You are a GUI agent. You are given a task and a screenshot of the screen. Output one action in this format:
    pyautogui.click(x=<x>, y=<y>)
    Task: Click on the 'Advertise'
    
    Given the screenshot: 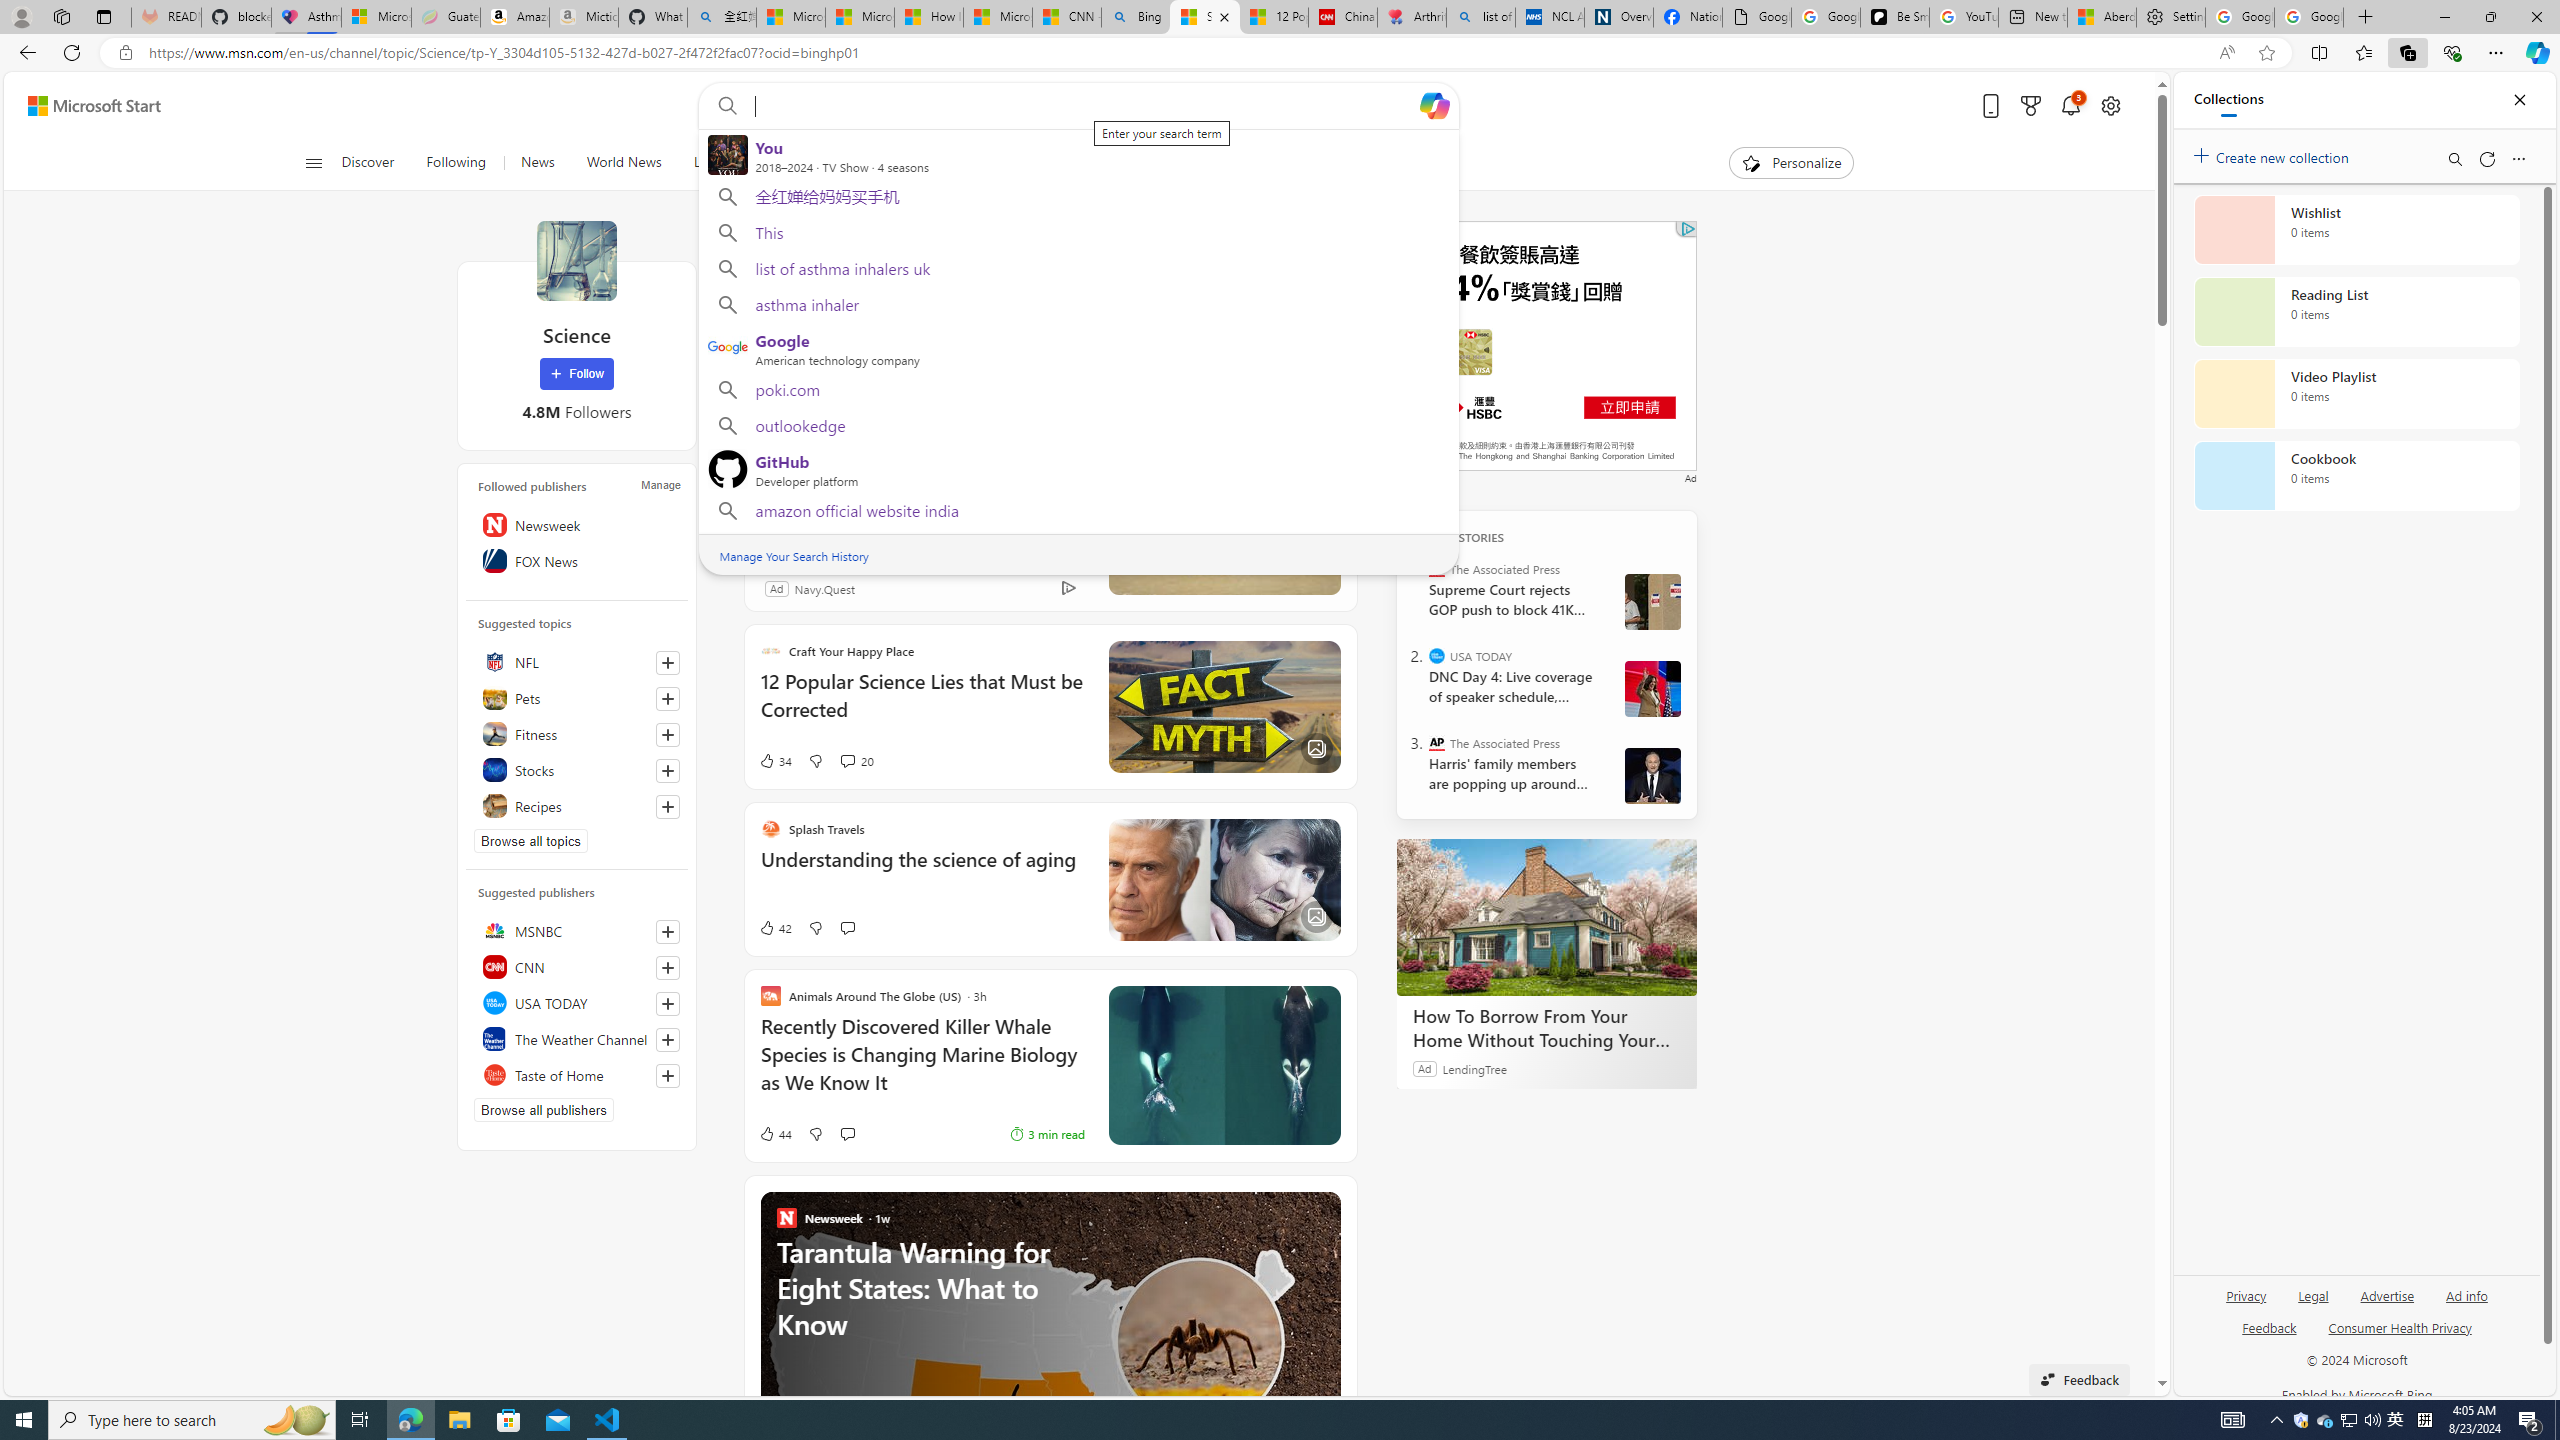 What is the action you would take?
    pyautogui.click(x=2388, y=1302)
    